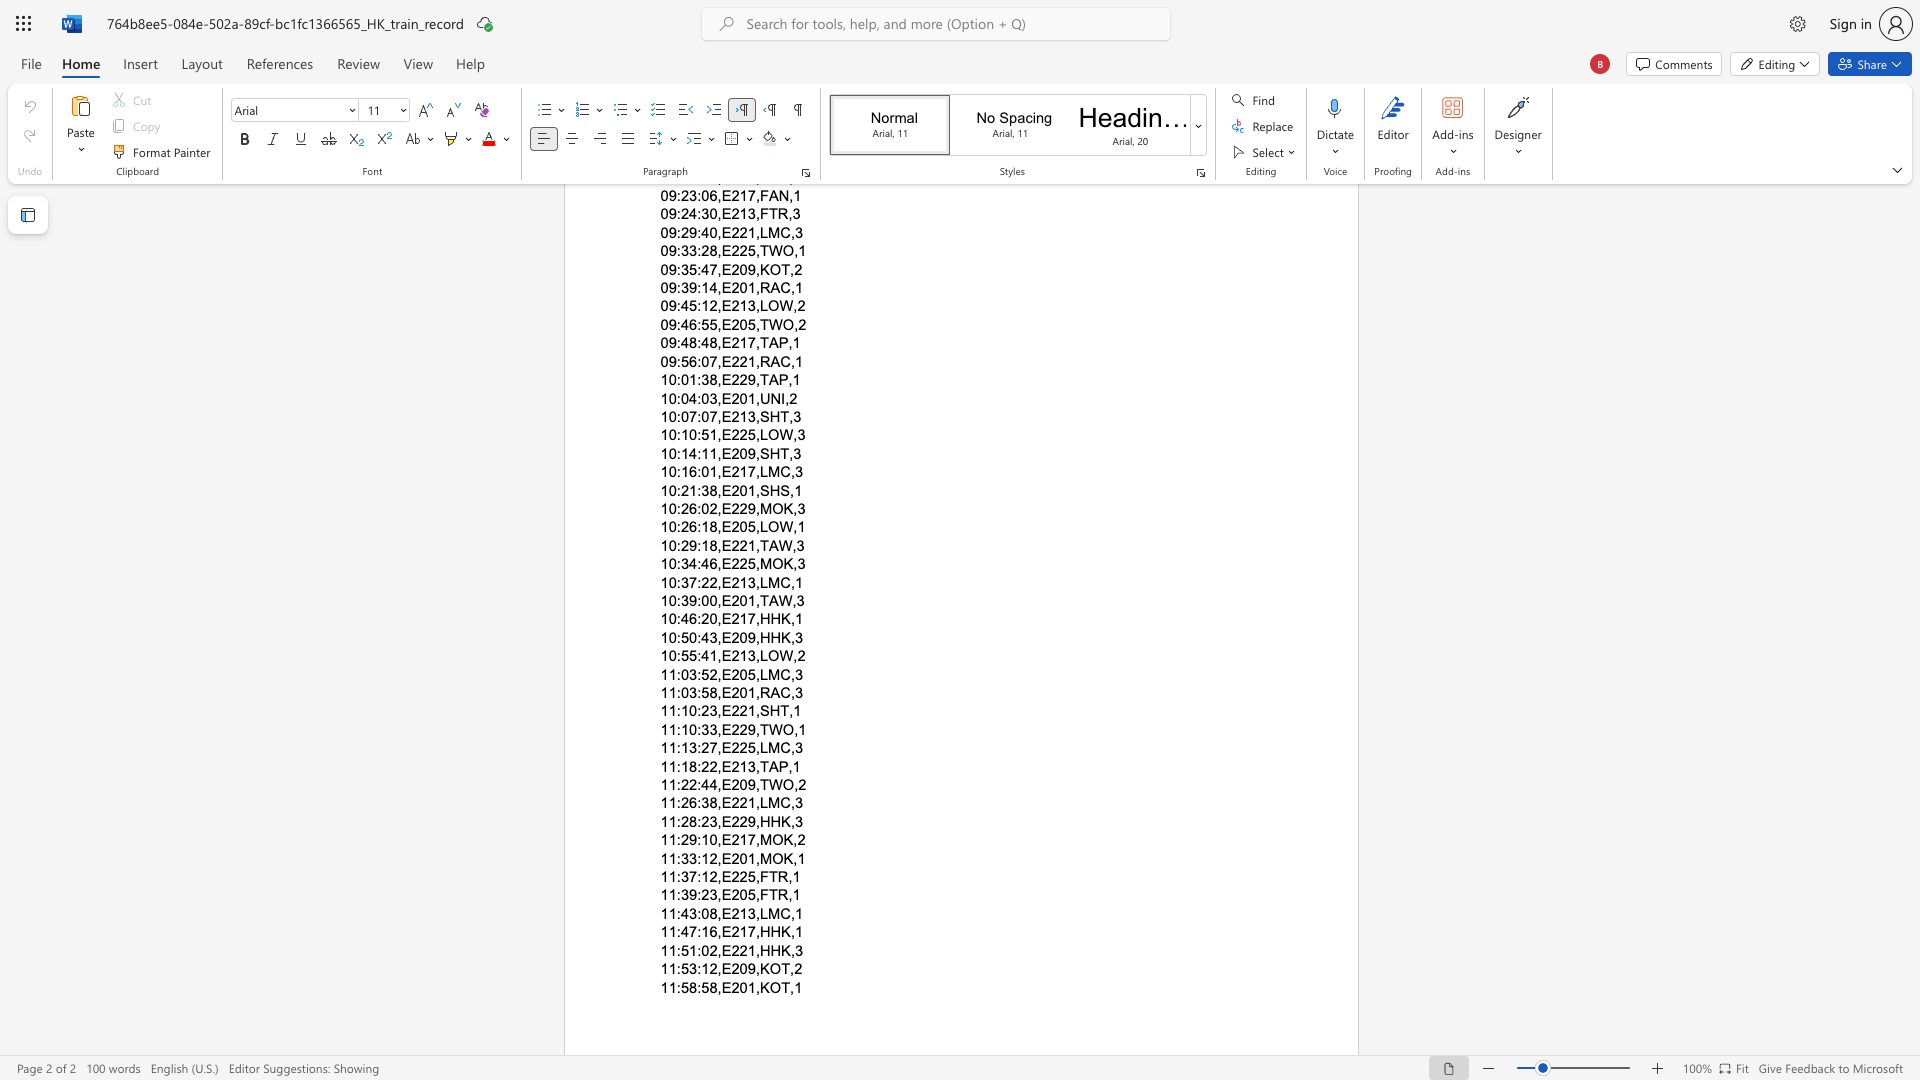 This screenshot has width=1920, height=1080. What do you see at coordinates (709, 913) in the screenshot?
I see `the space between the continuous character "0" and "8" in the text` at bounding box center [709, 913].